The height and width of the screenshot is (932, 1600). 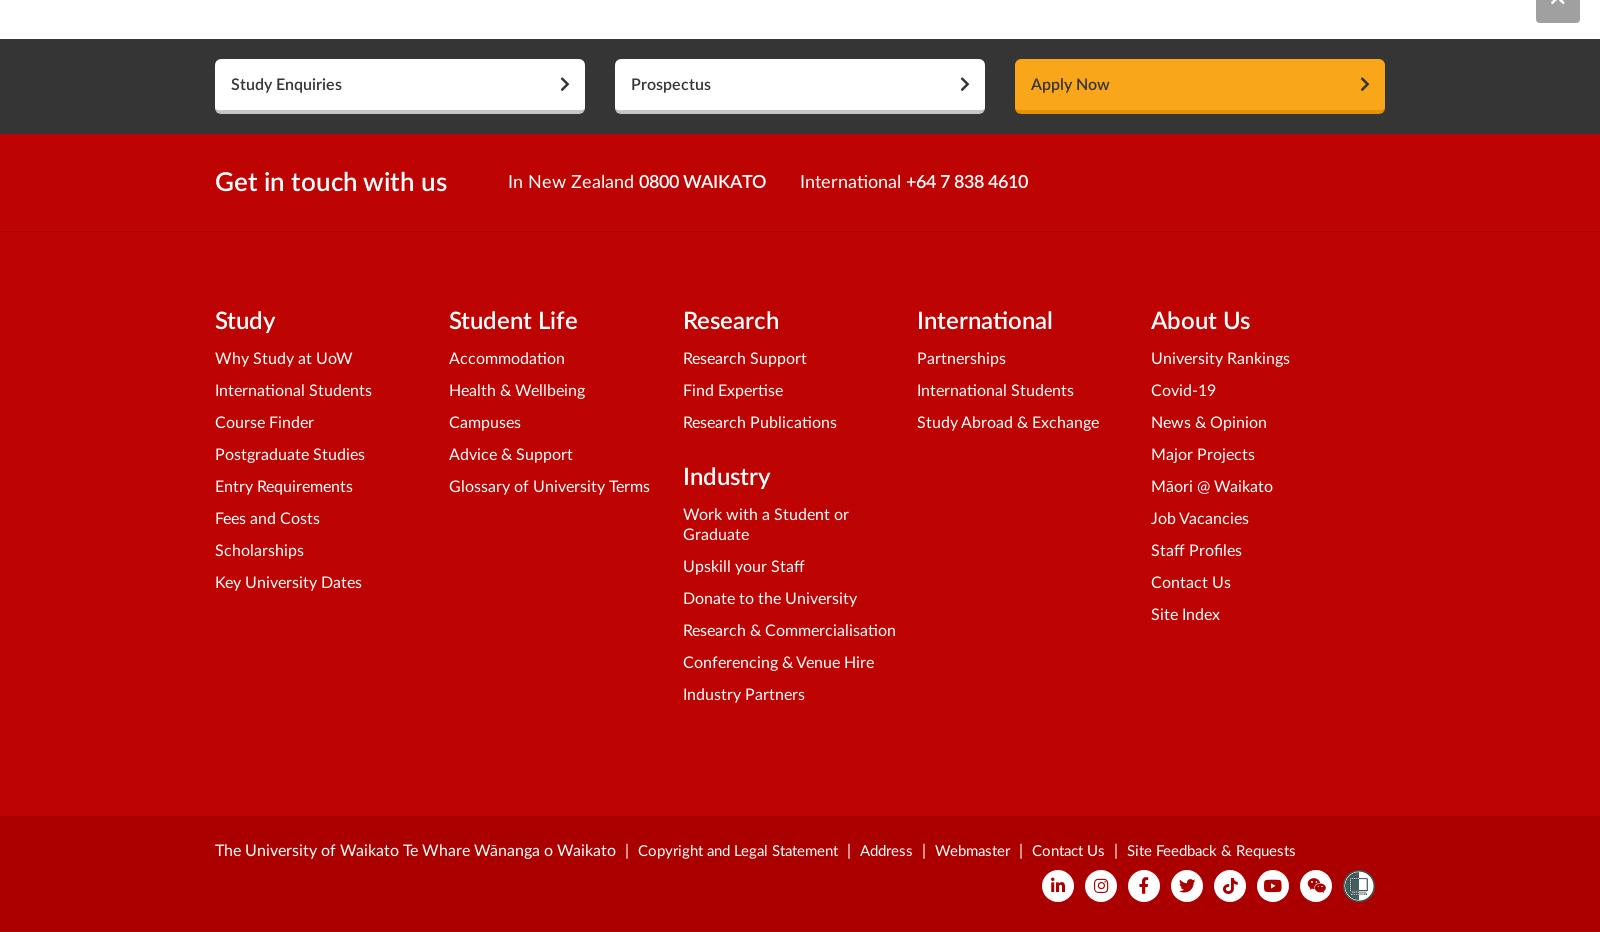 I want to click on 'Research Publications', so click(x=760, y=422).